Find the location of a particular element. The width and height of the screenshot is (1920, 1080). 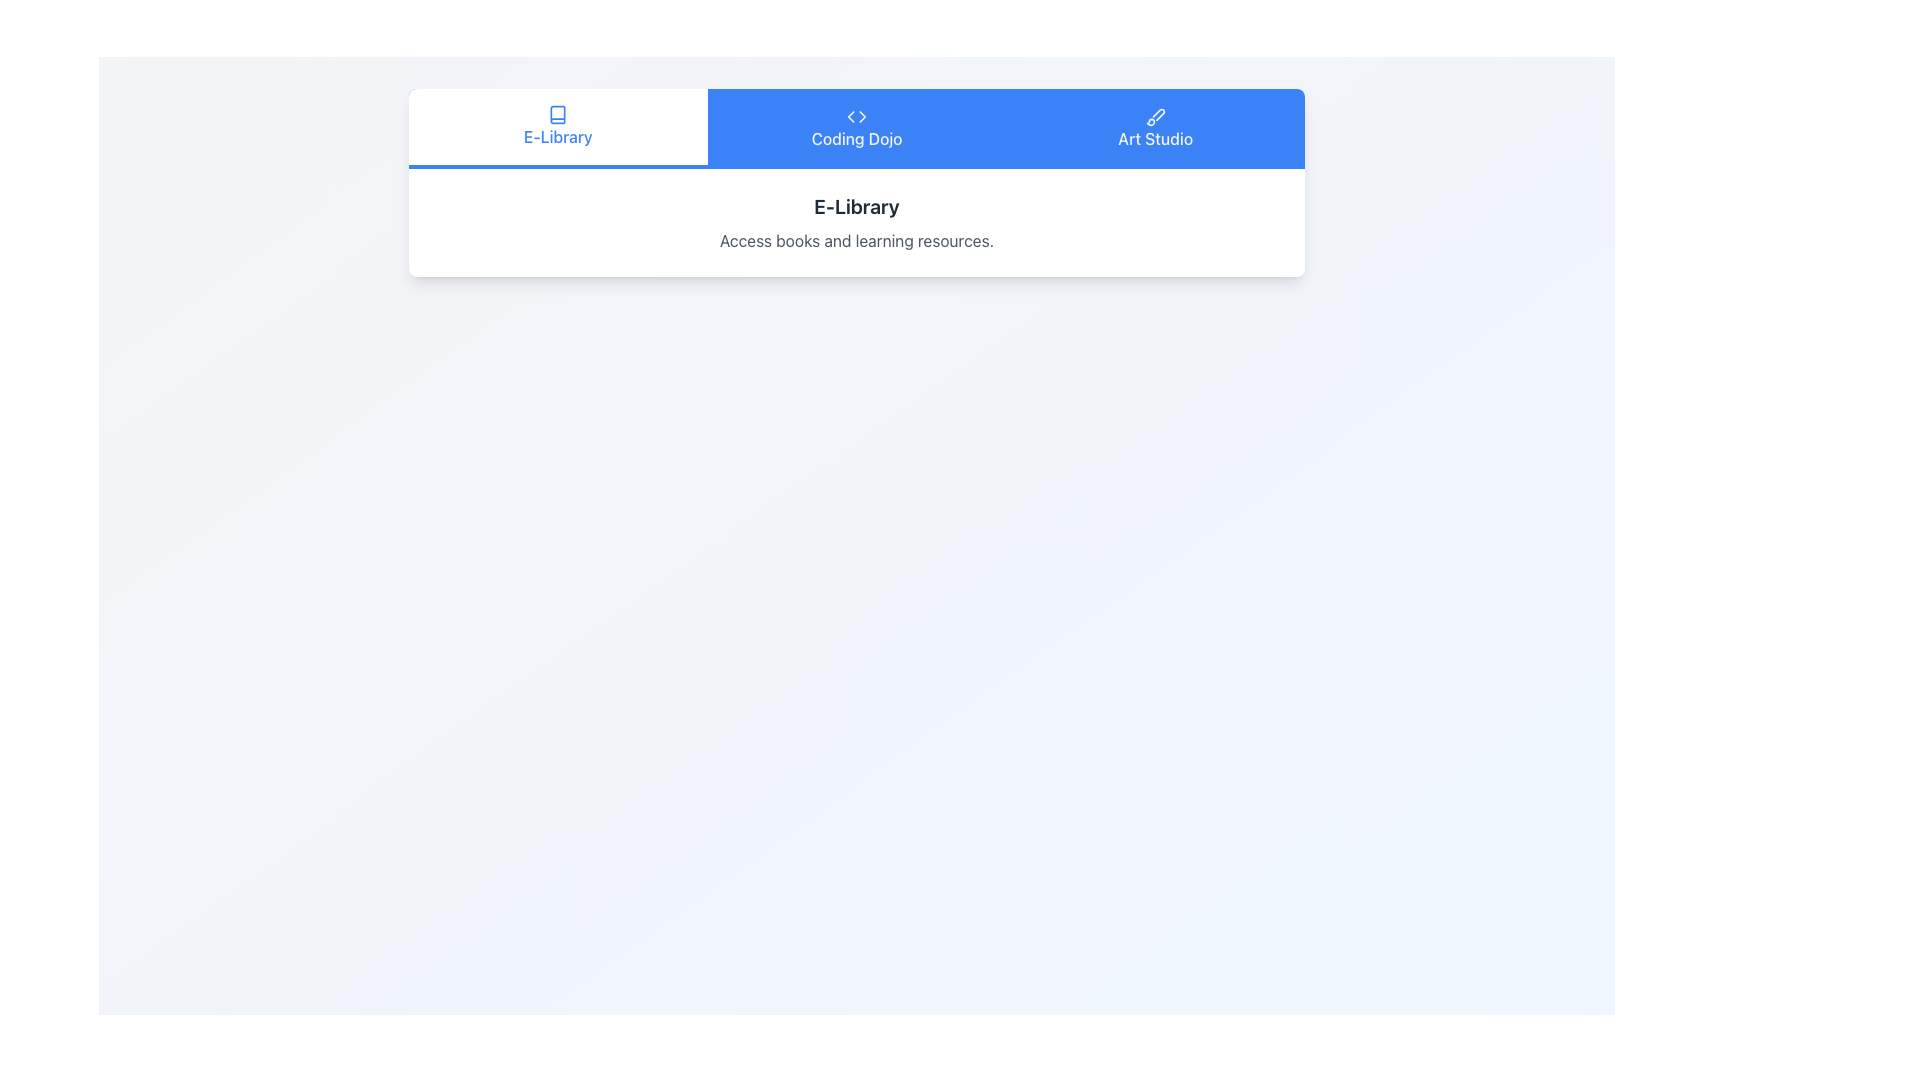

on the leftmost tab in the row of selectable tabs is located at coordinates (558, 127).